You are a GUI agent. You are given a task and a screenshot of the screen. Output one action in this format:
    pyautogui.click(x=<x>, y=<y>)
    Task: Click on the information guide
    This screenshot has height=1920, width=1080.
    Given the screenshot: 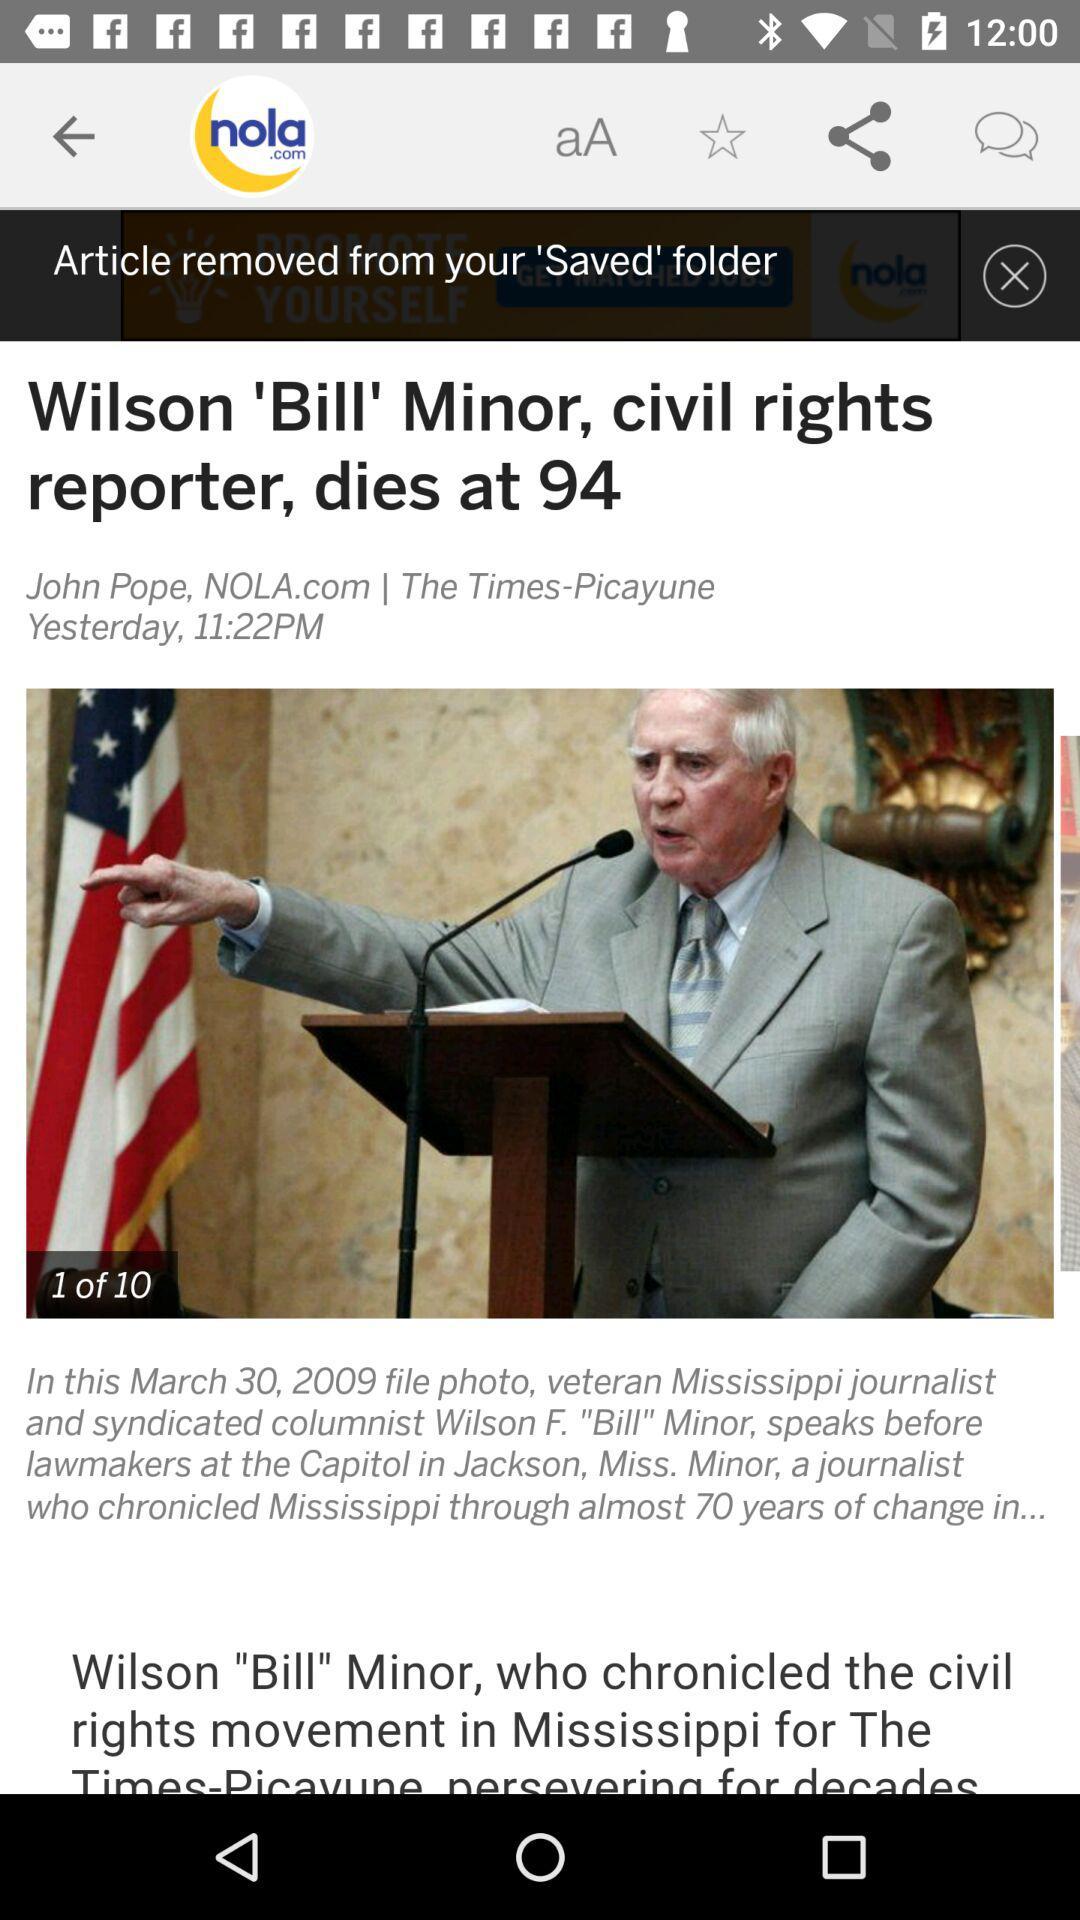 What is the action you would take?
    pyautogui.click(x=540, y=274)
    